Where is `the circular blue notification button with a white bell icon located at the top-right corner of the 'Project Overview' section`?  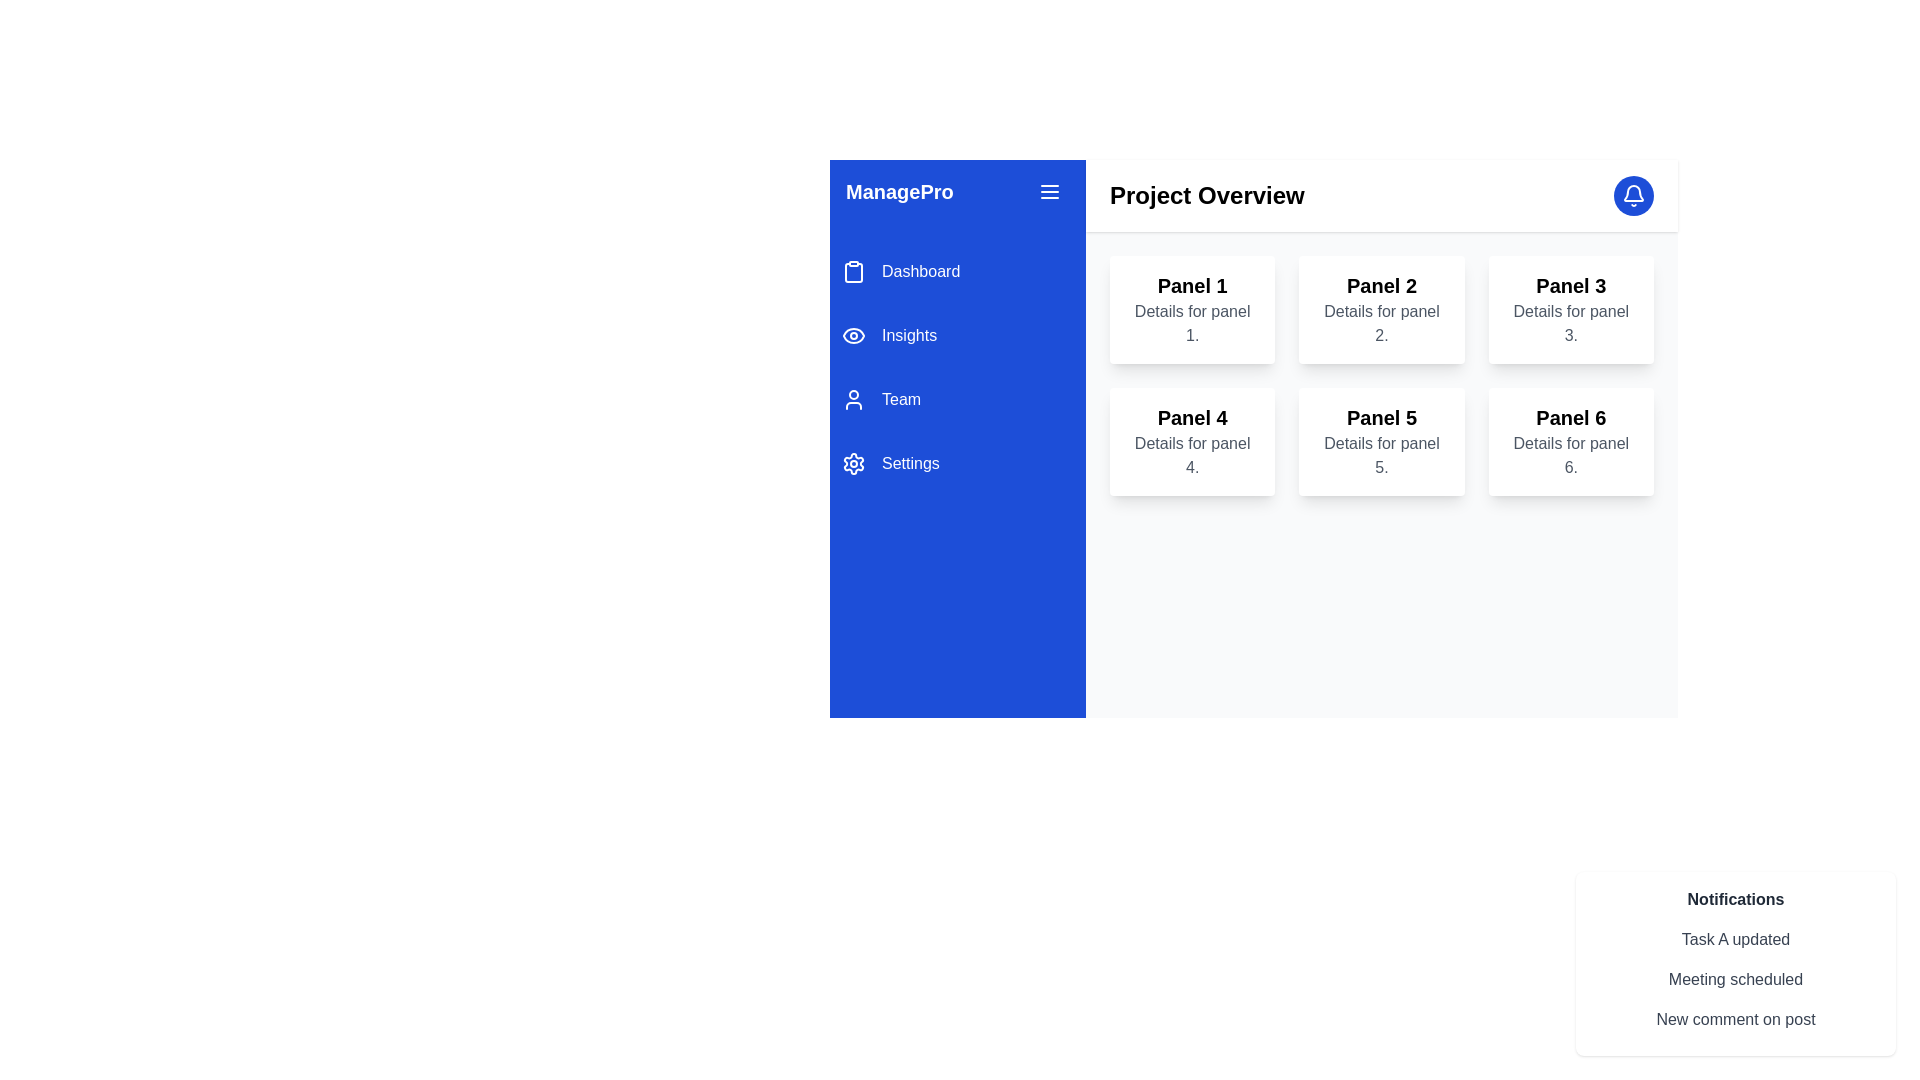
the circular blue notification button with a white bell icon located at the top-right corner of the 'Project Overview' section is located at coordinates (1633, 196).